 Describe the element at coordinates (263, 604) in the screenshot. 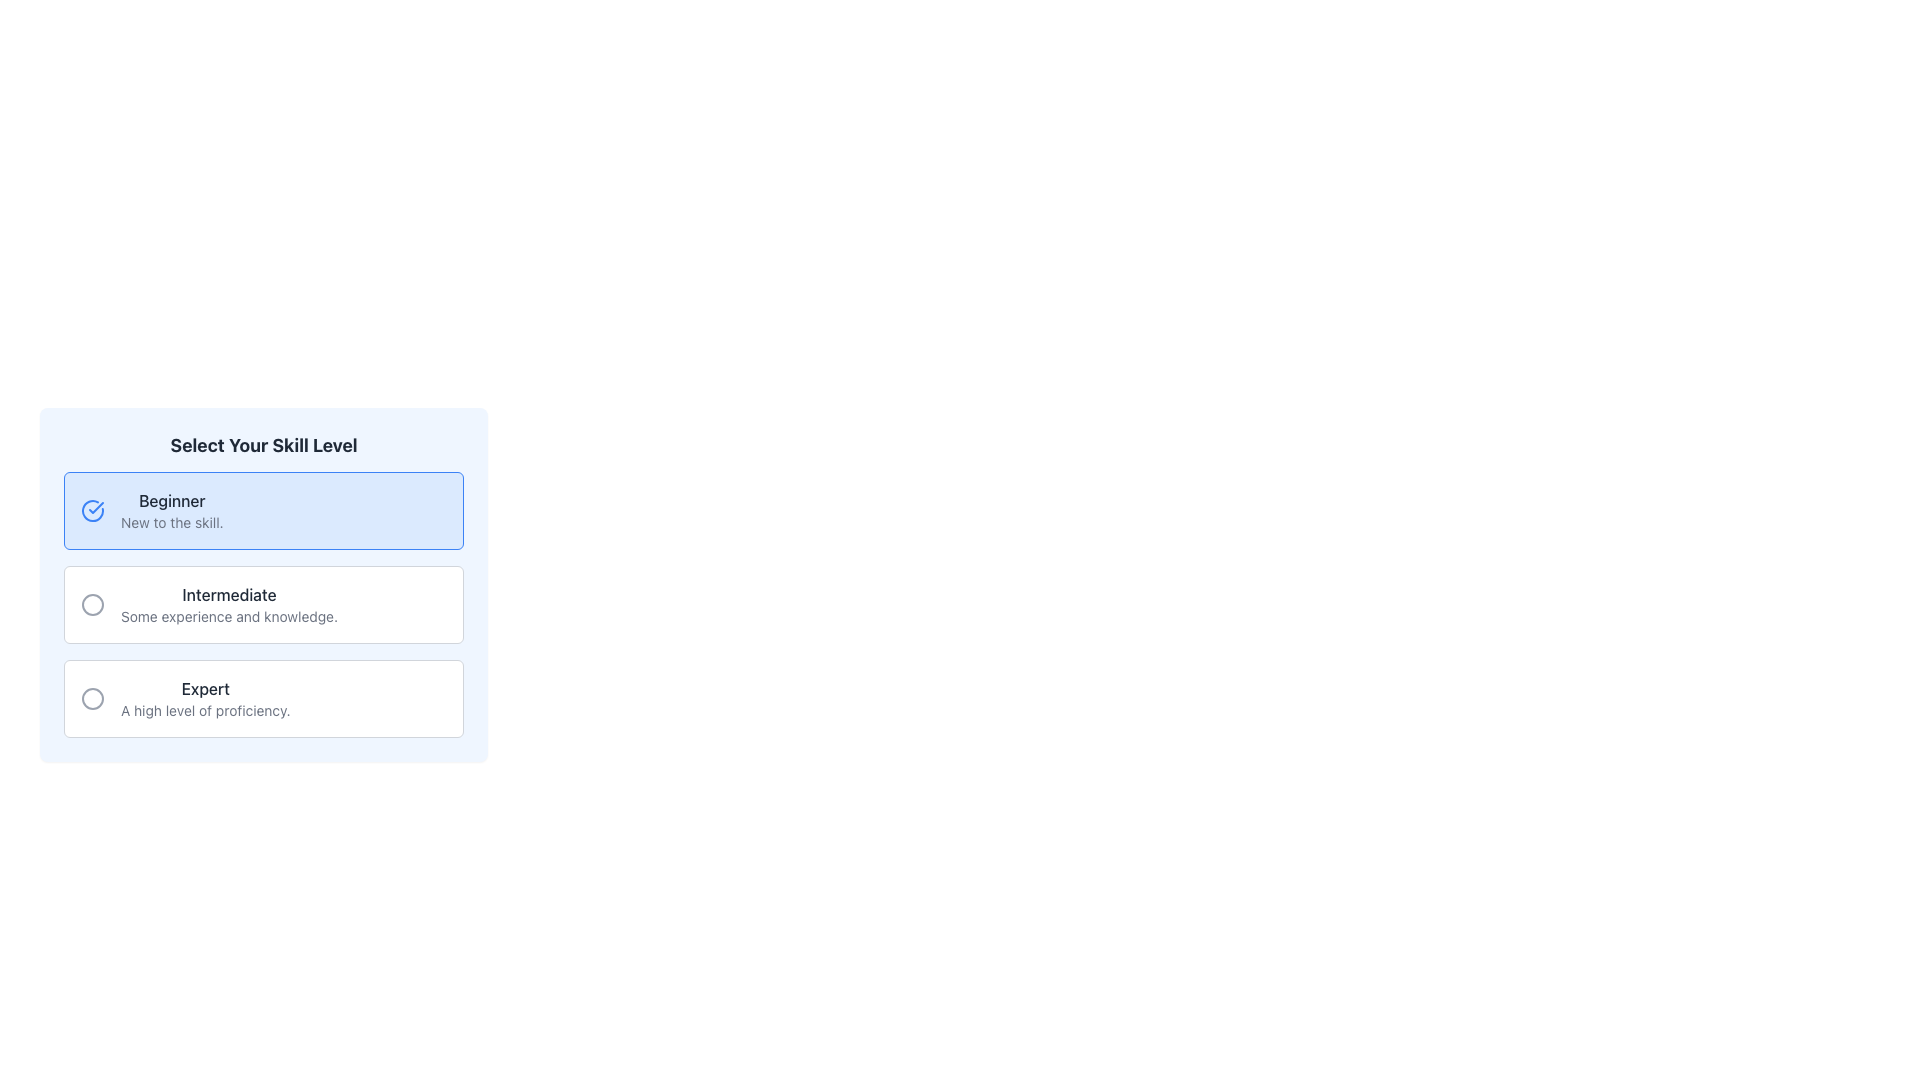

I see `the 'Intermediate' selectable option in the skill level list` at that location.